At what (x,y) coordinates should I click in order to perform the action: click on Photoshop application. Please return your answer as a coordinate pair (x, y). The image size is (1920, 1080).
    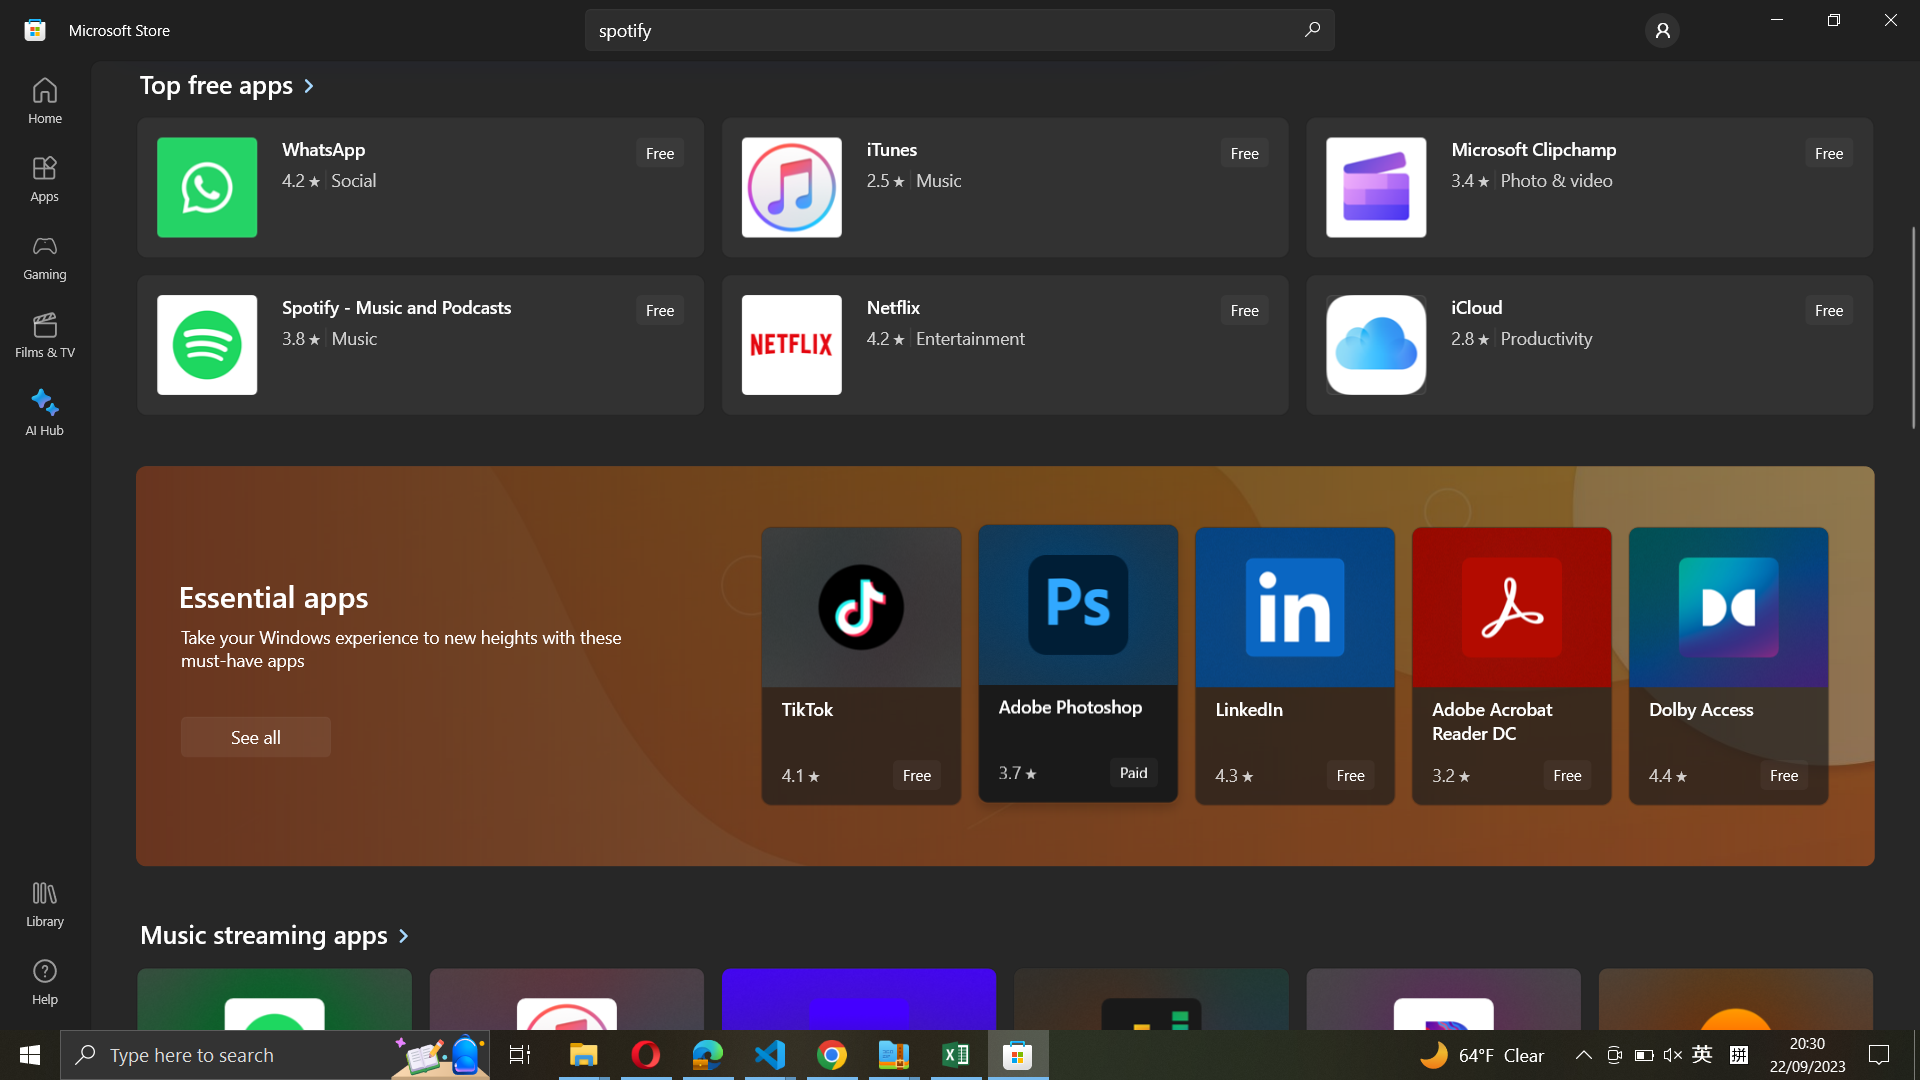
    Looking at the image, I should click on (2069760, 718200).